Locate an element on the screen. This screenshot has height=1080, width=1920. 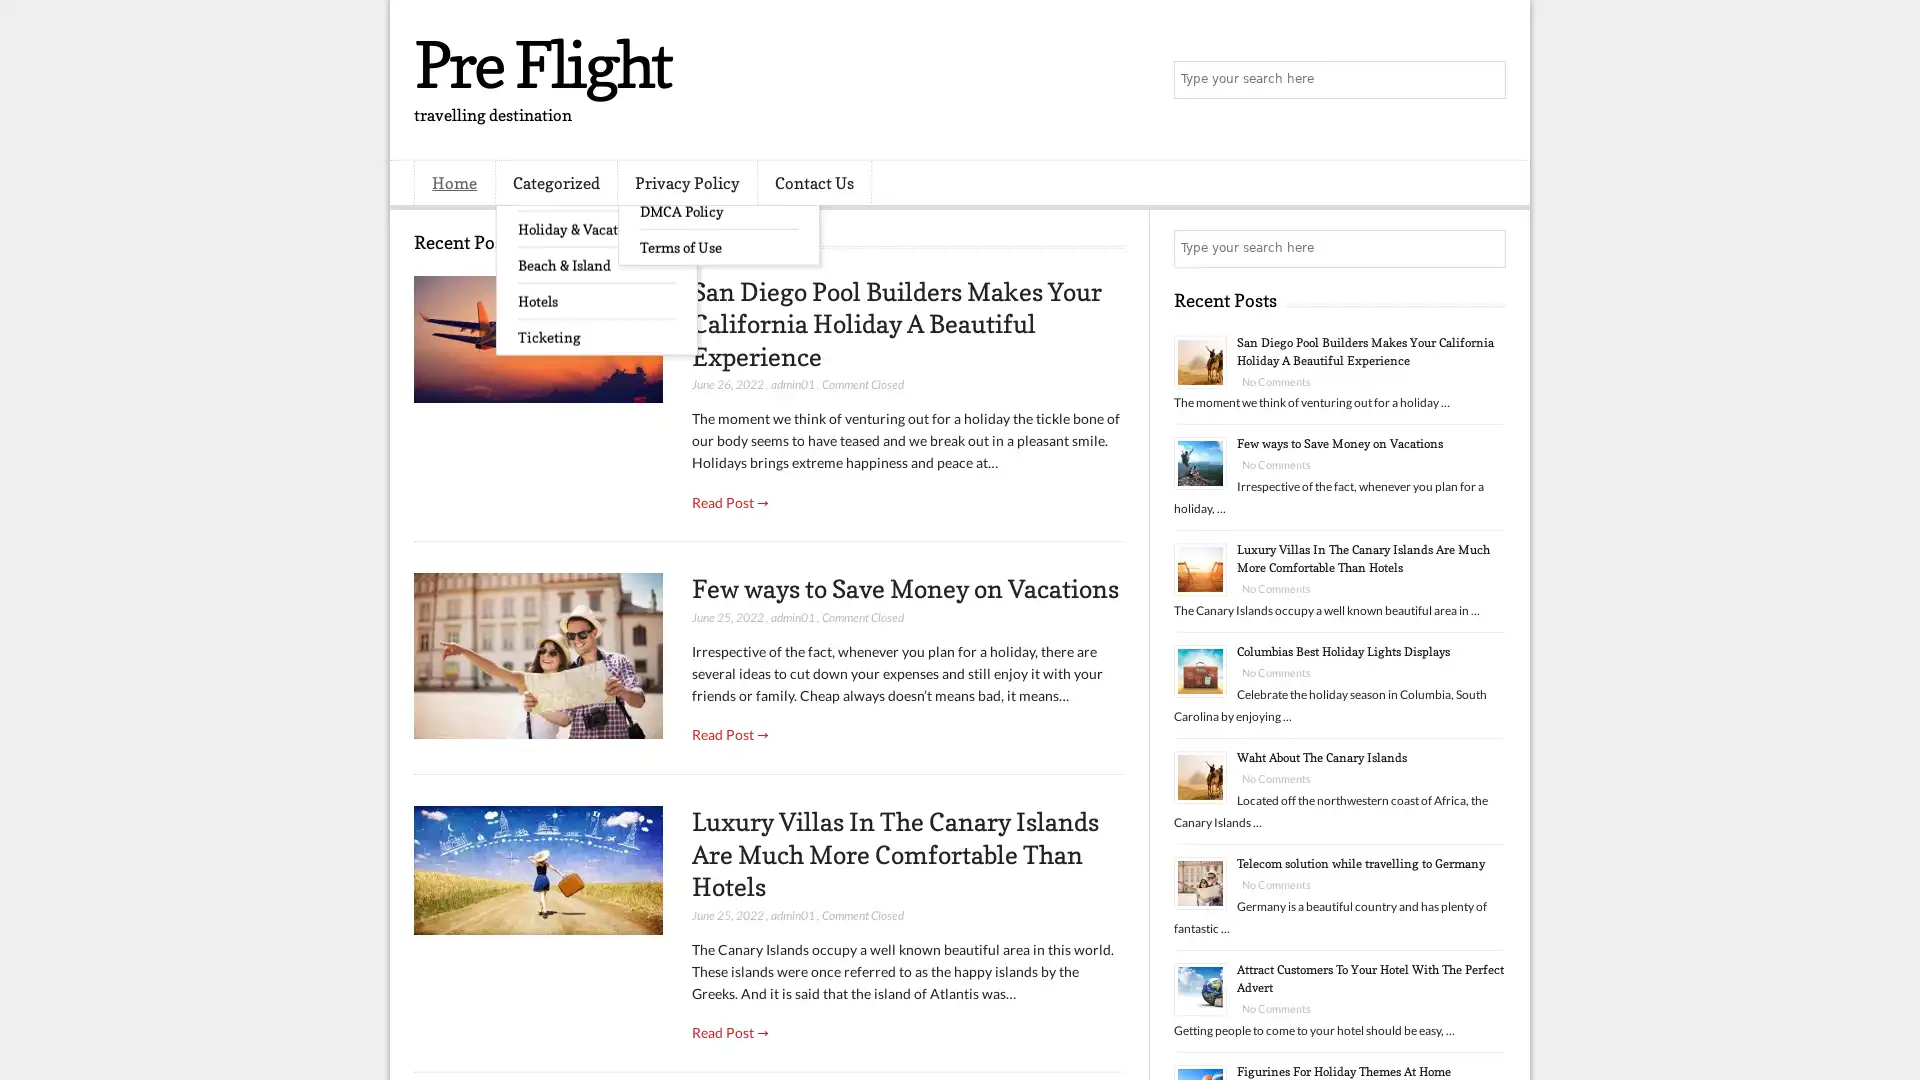
Search is located at coordinates (1485, 248).